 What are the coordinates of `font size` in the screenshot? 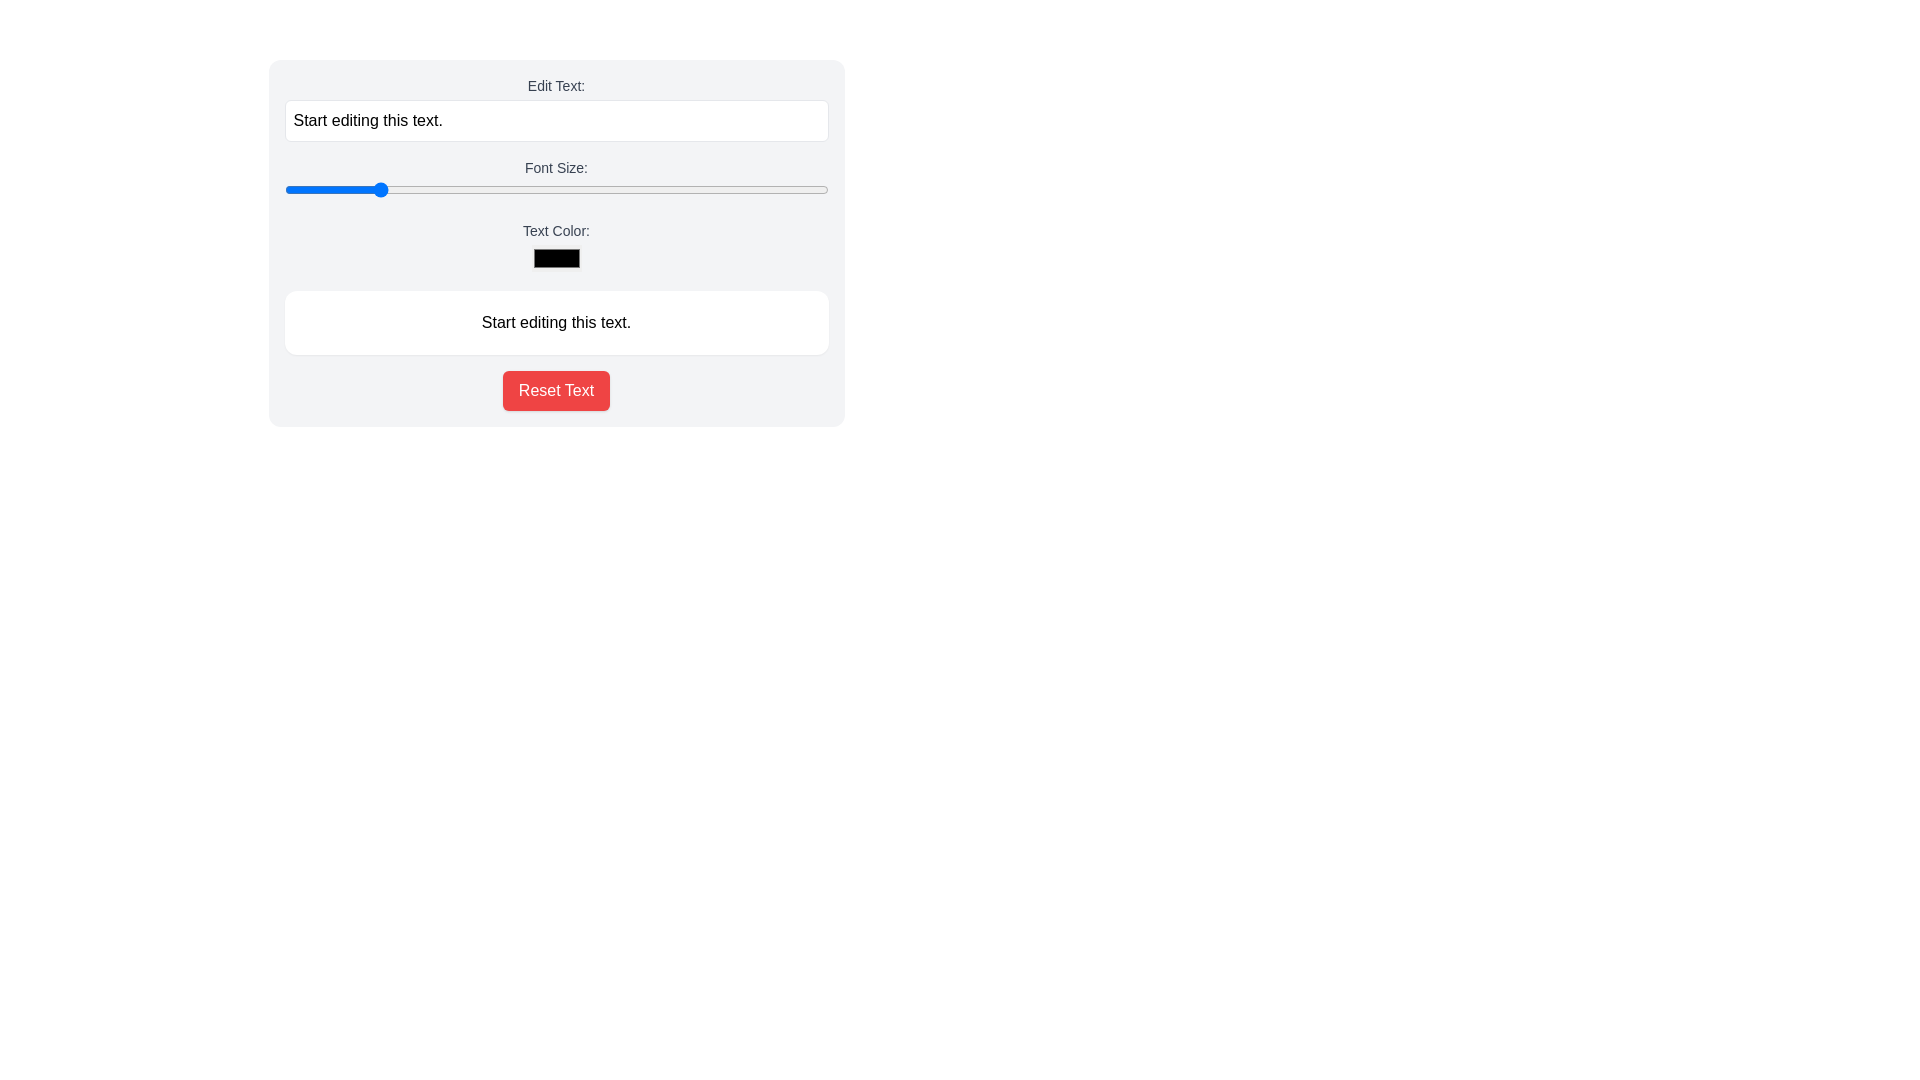 It's located at (715, 189).